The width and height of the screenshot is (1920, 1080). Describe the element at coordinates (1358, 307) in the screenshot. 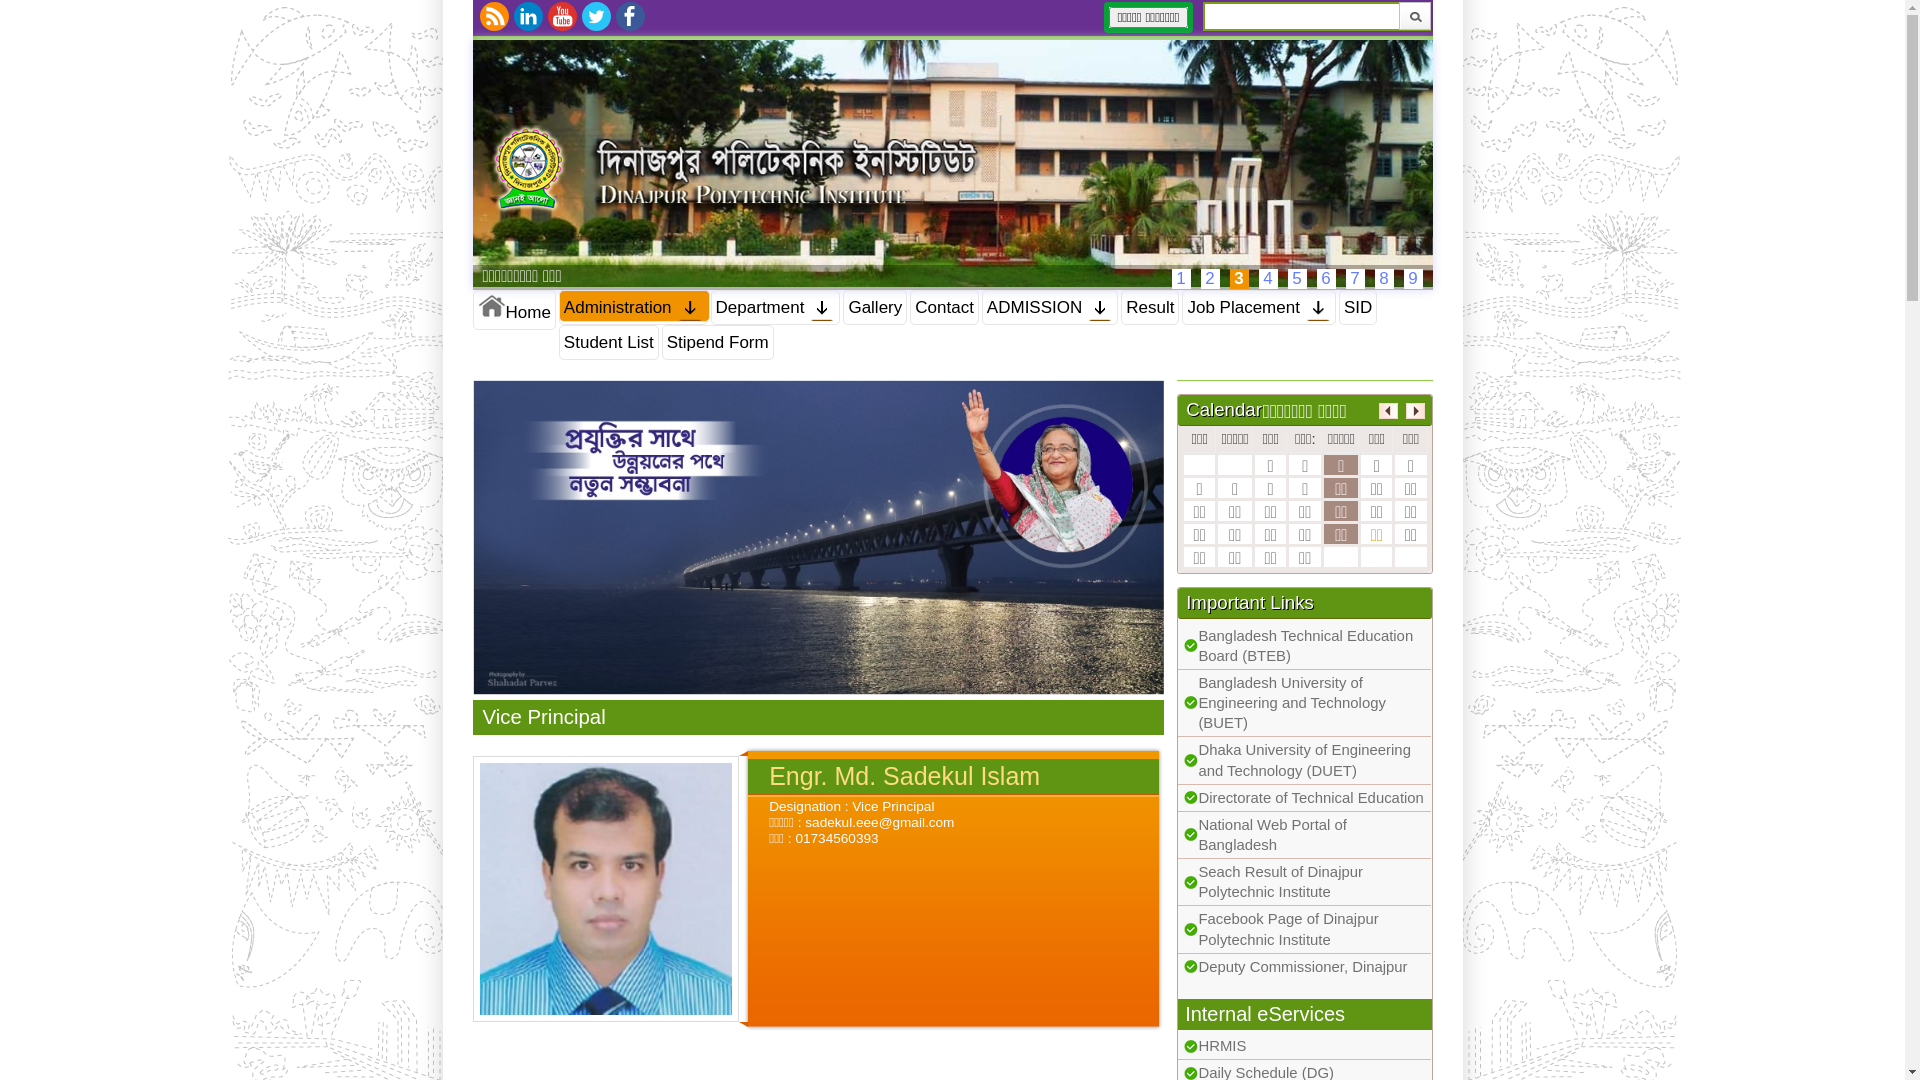

I see `'SID'` at that location.